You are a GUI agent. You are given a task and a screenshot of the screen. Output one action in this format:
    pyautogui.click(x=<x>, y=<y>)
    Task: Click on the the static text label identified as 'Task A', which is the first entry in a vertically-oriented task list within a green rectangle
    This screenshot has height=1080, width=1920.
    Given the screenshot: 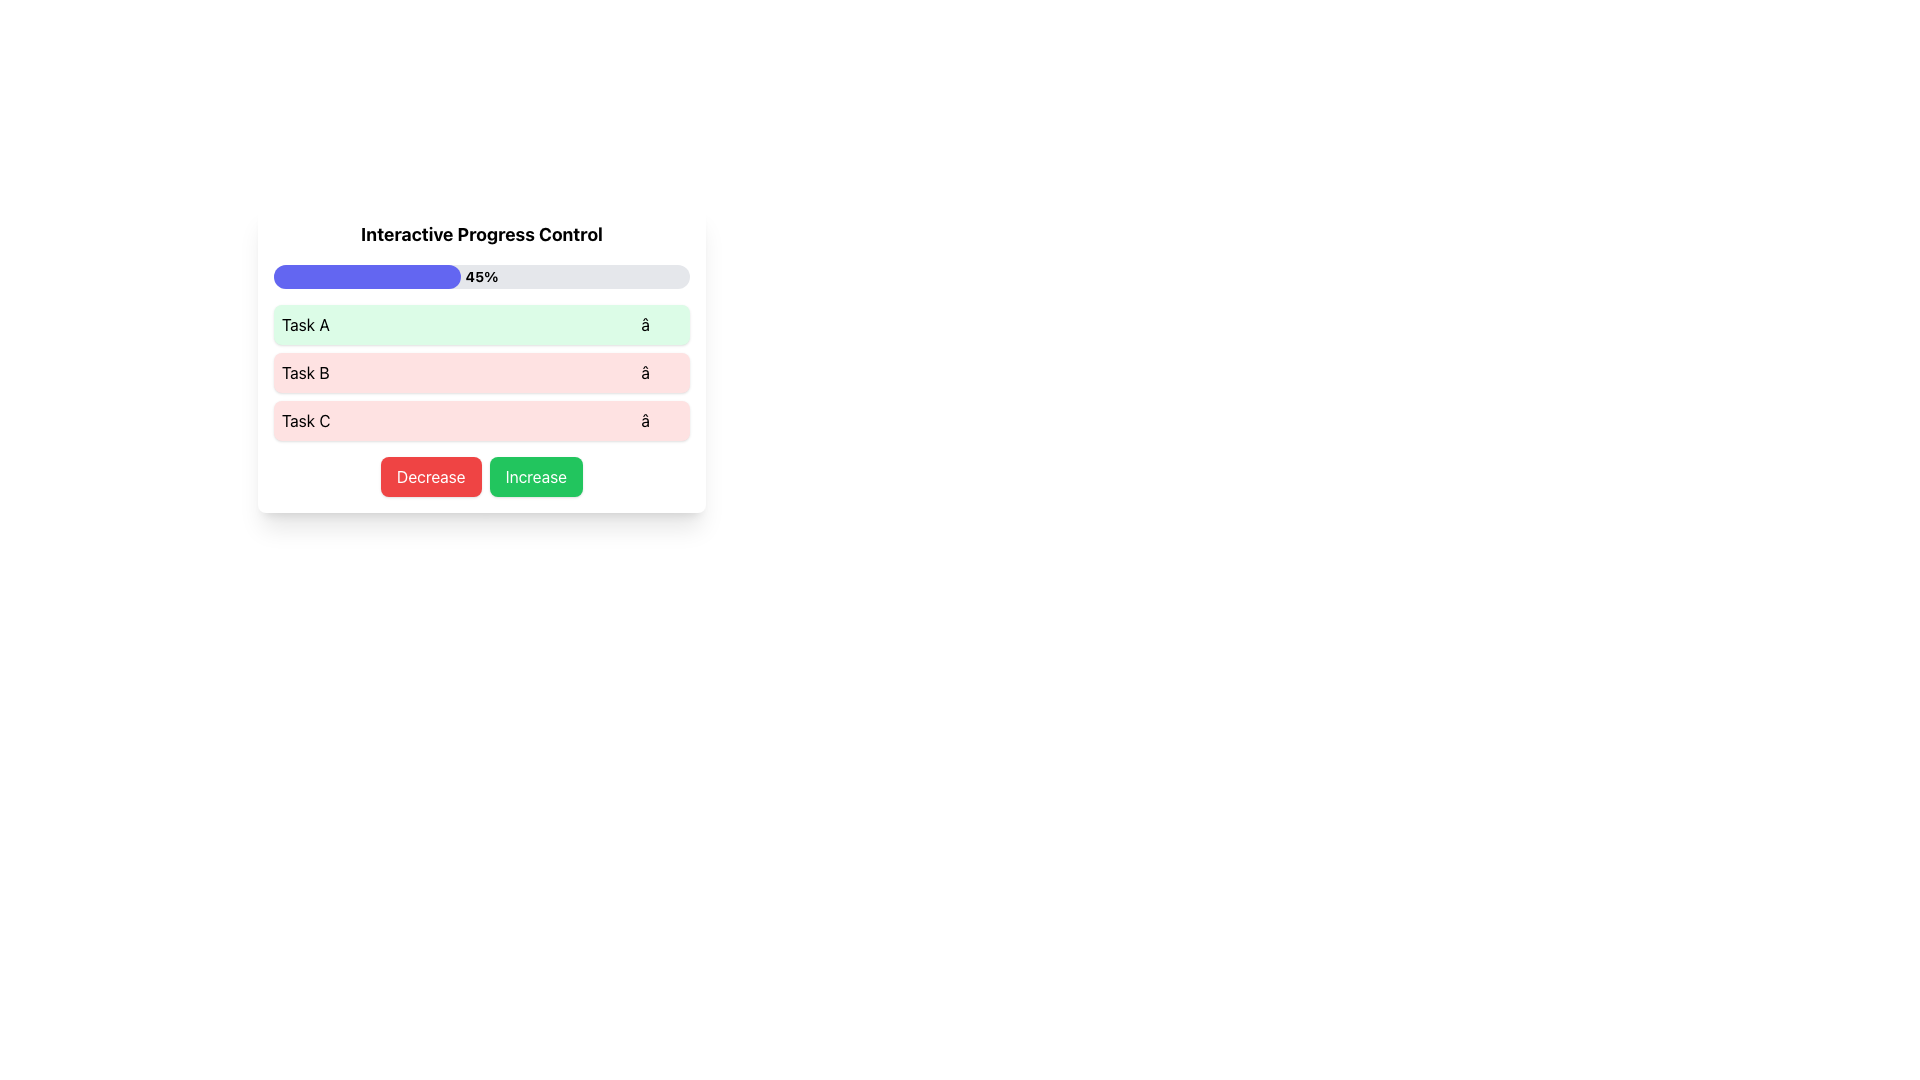 What is the action you would take?
    pyautogui.click(x=304, y=323)
    